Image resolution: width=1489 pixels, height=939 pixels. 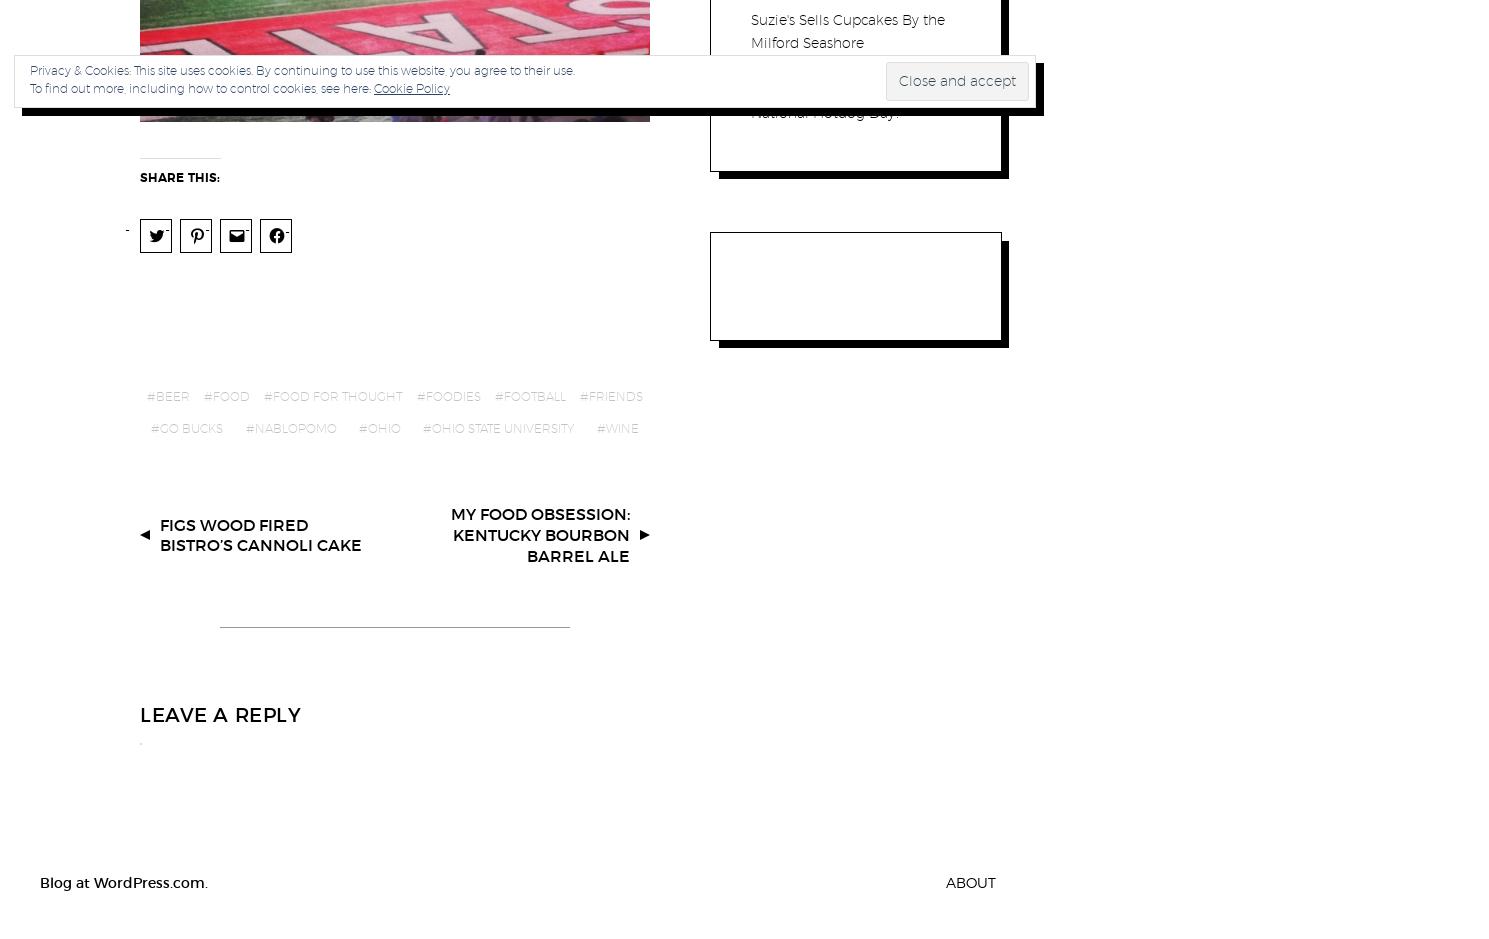 I want to click on 'Leave a Reply', so click(x=220, y=713).